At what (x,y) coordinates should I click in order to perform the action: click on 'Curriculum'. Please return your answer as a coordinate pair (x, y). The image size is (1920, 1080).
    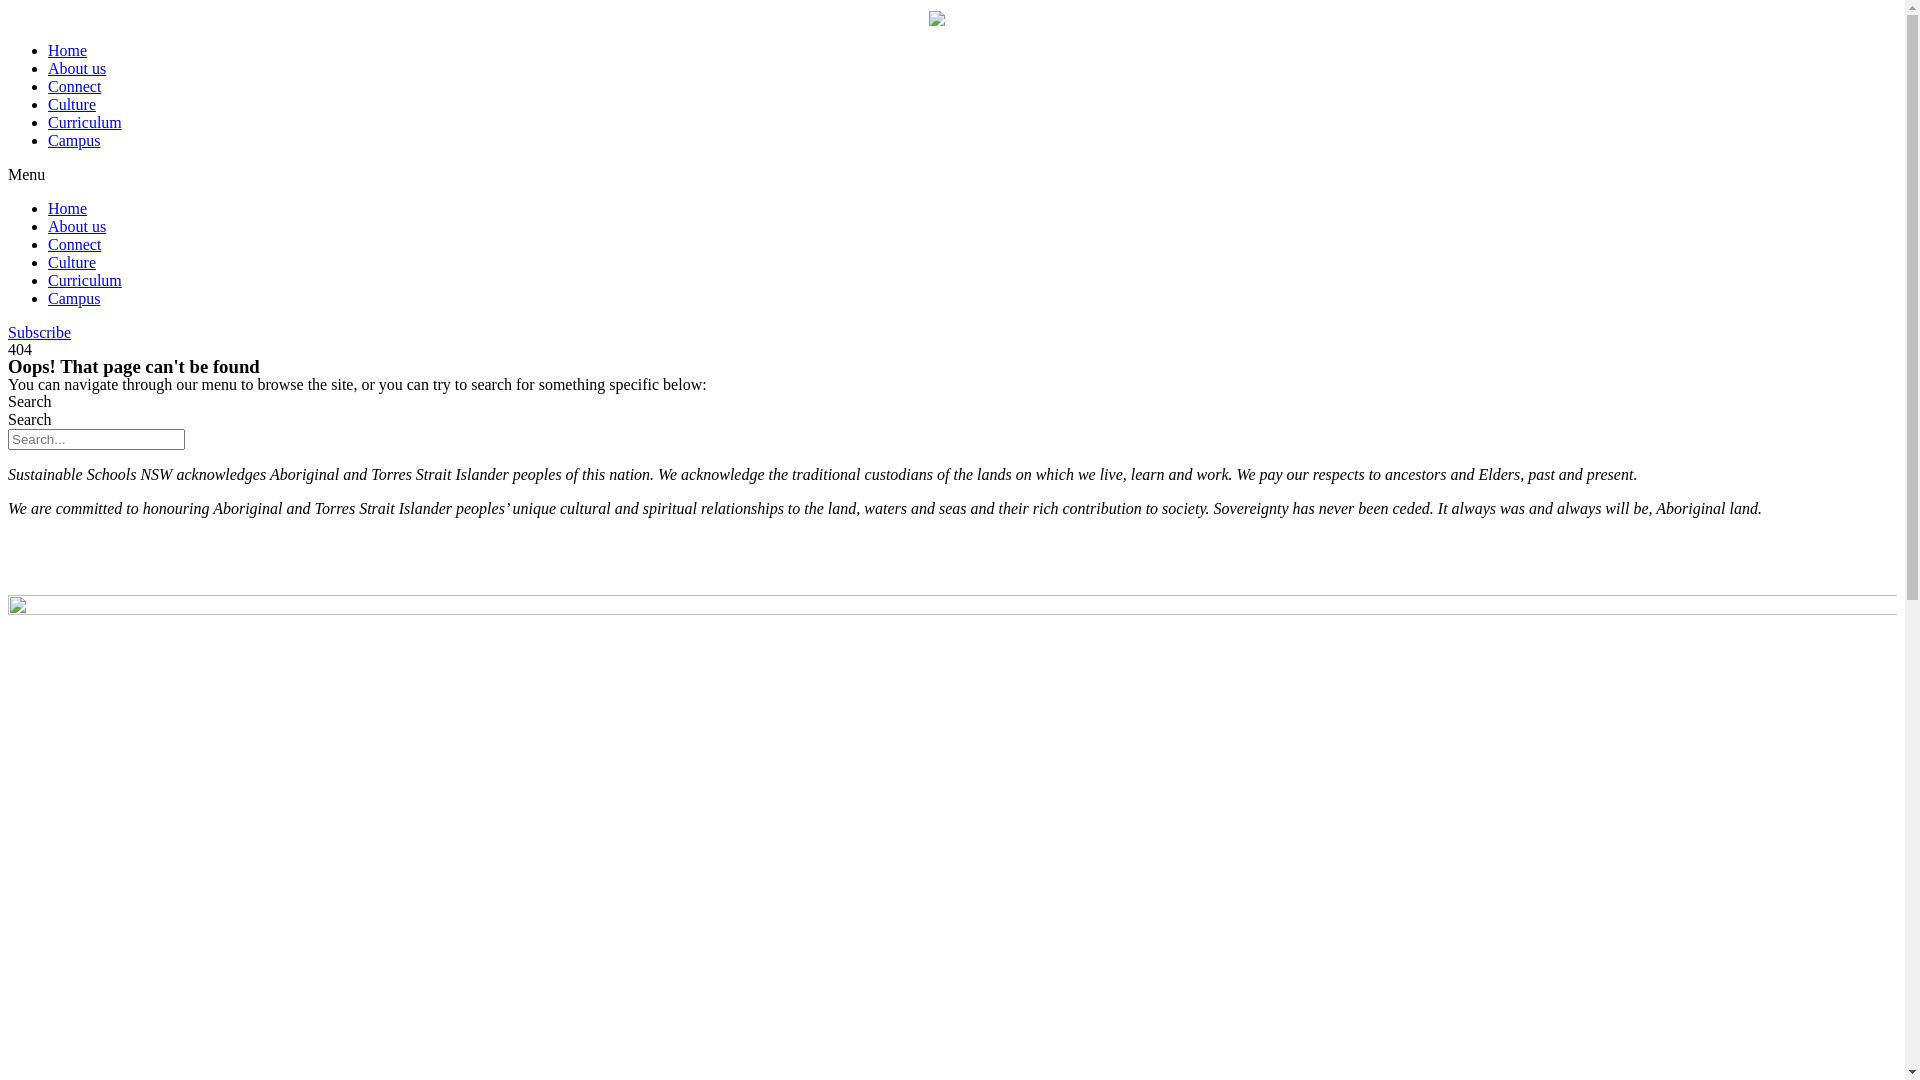
    Looking at the image, I should click on (84, 122).